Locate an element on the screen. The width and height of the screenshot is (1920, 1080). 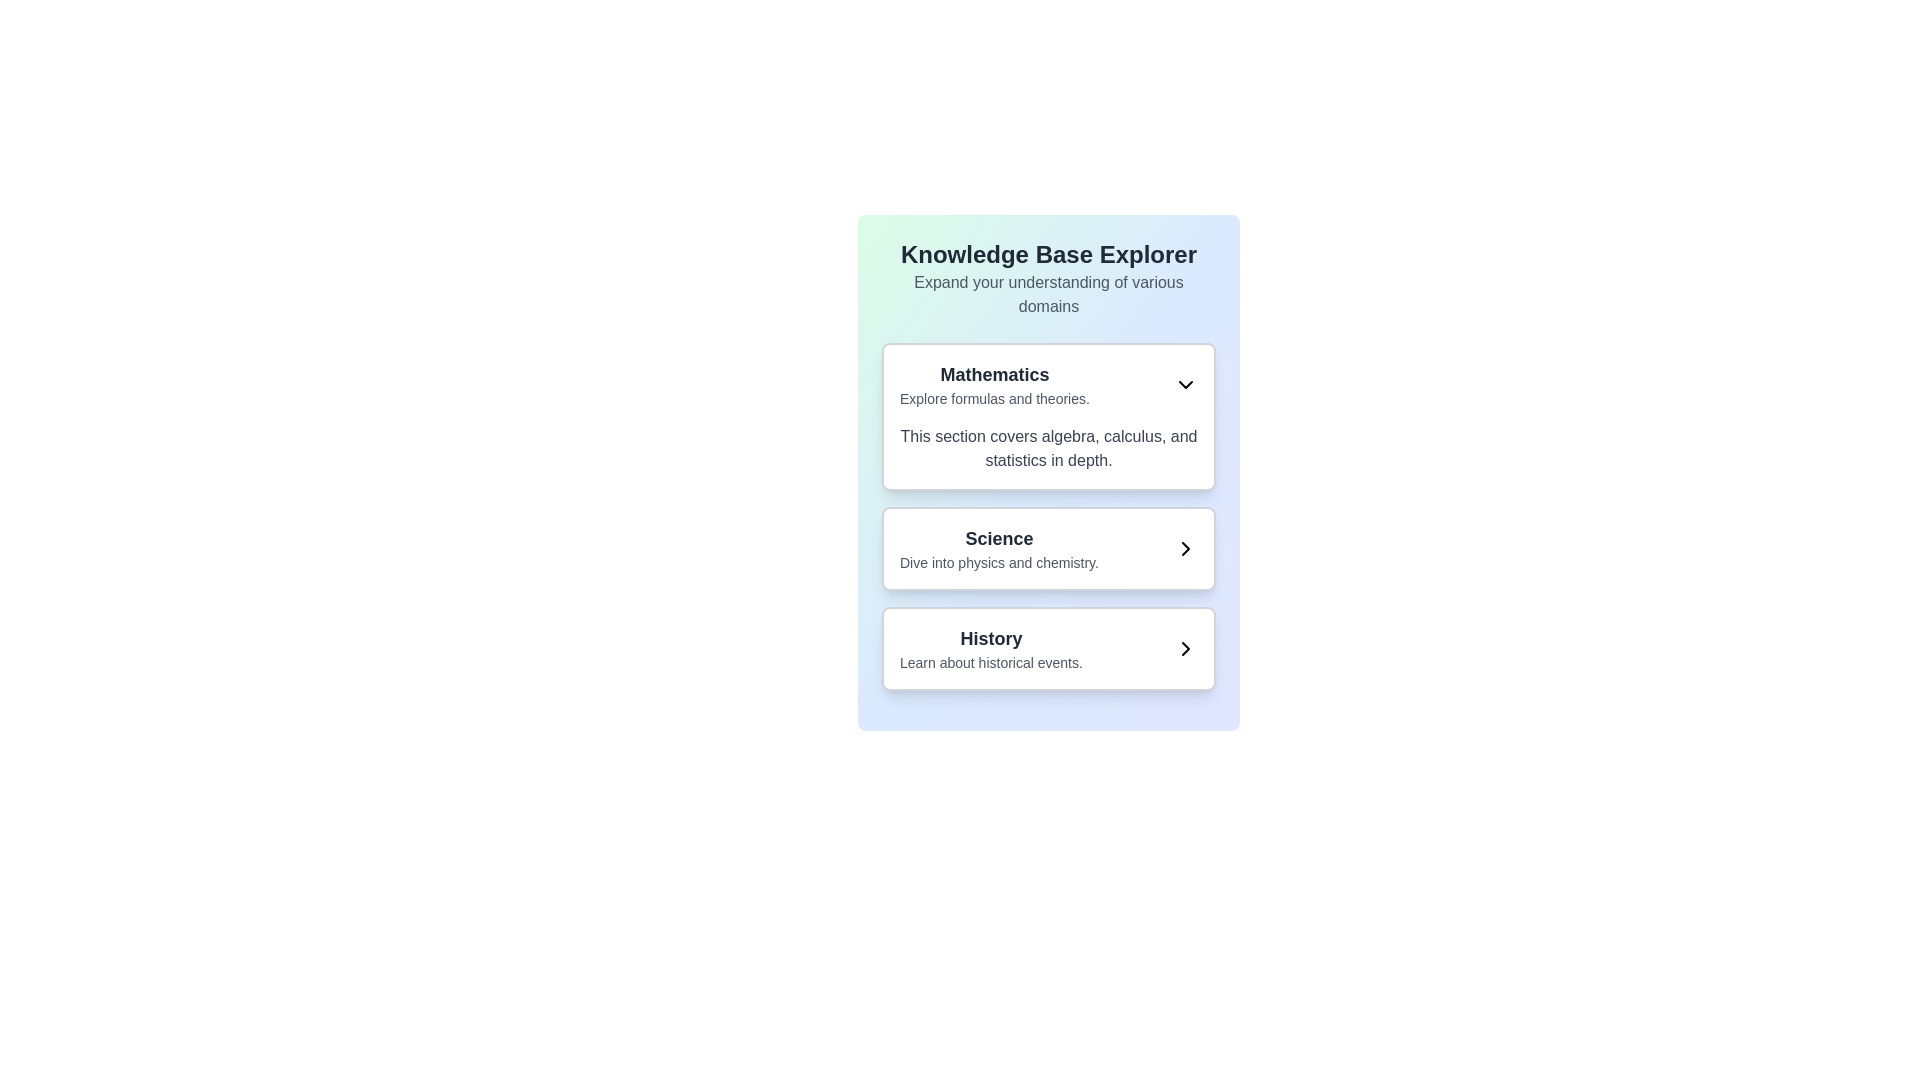
the 'Mathematics' text label, which is bold, larger-sized, and dark gray, located in the topmost card under 'Knowledge Base Explorer' is located at coordinates (994, 374).